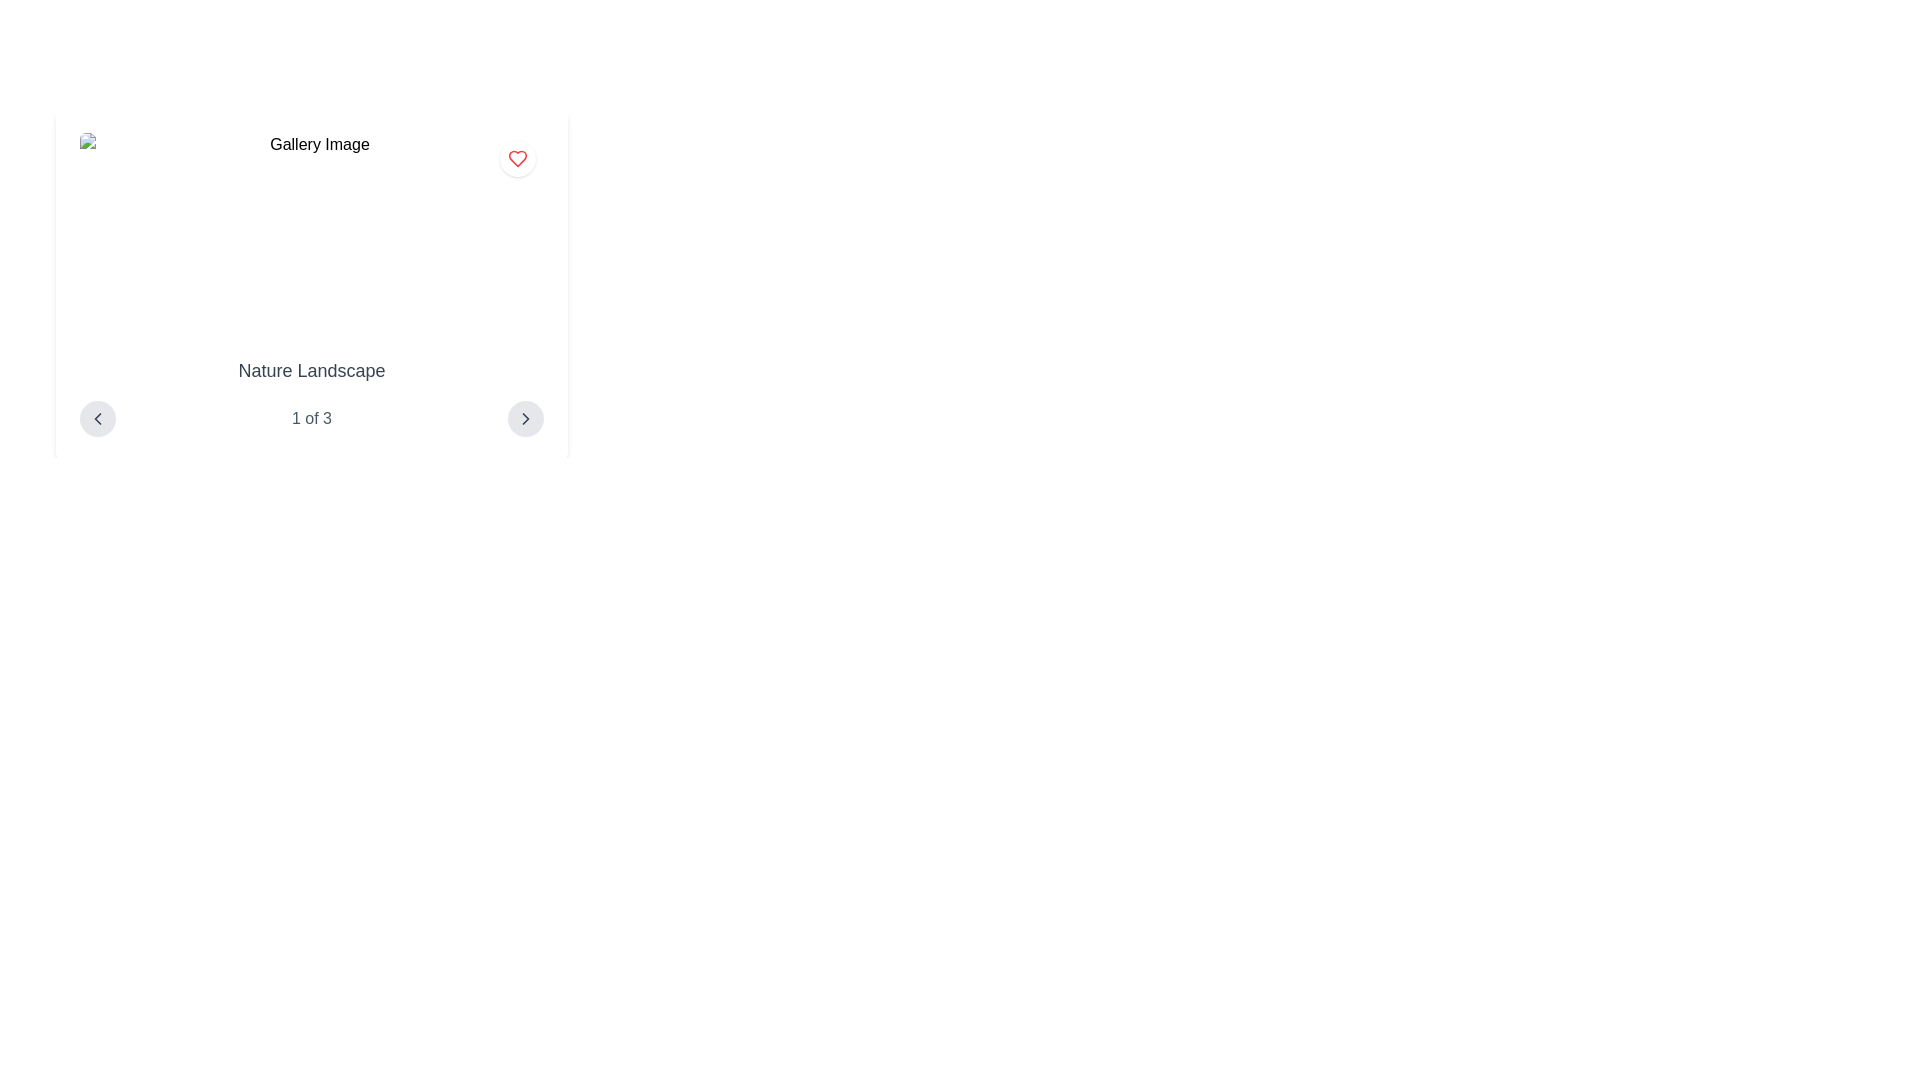 Image resolution: width=1920 pixels, height=1080 pixels. I want to click on the text label displaying '1 of 3' in a small gray font, located between two navigation icons in the gallery interface, so click(311, 418).